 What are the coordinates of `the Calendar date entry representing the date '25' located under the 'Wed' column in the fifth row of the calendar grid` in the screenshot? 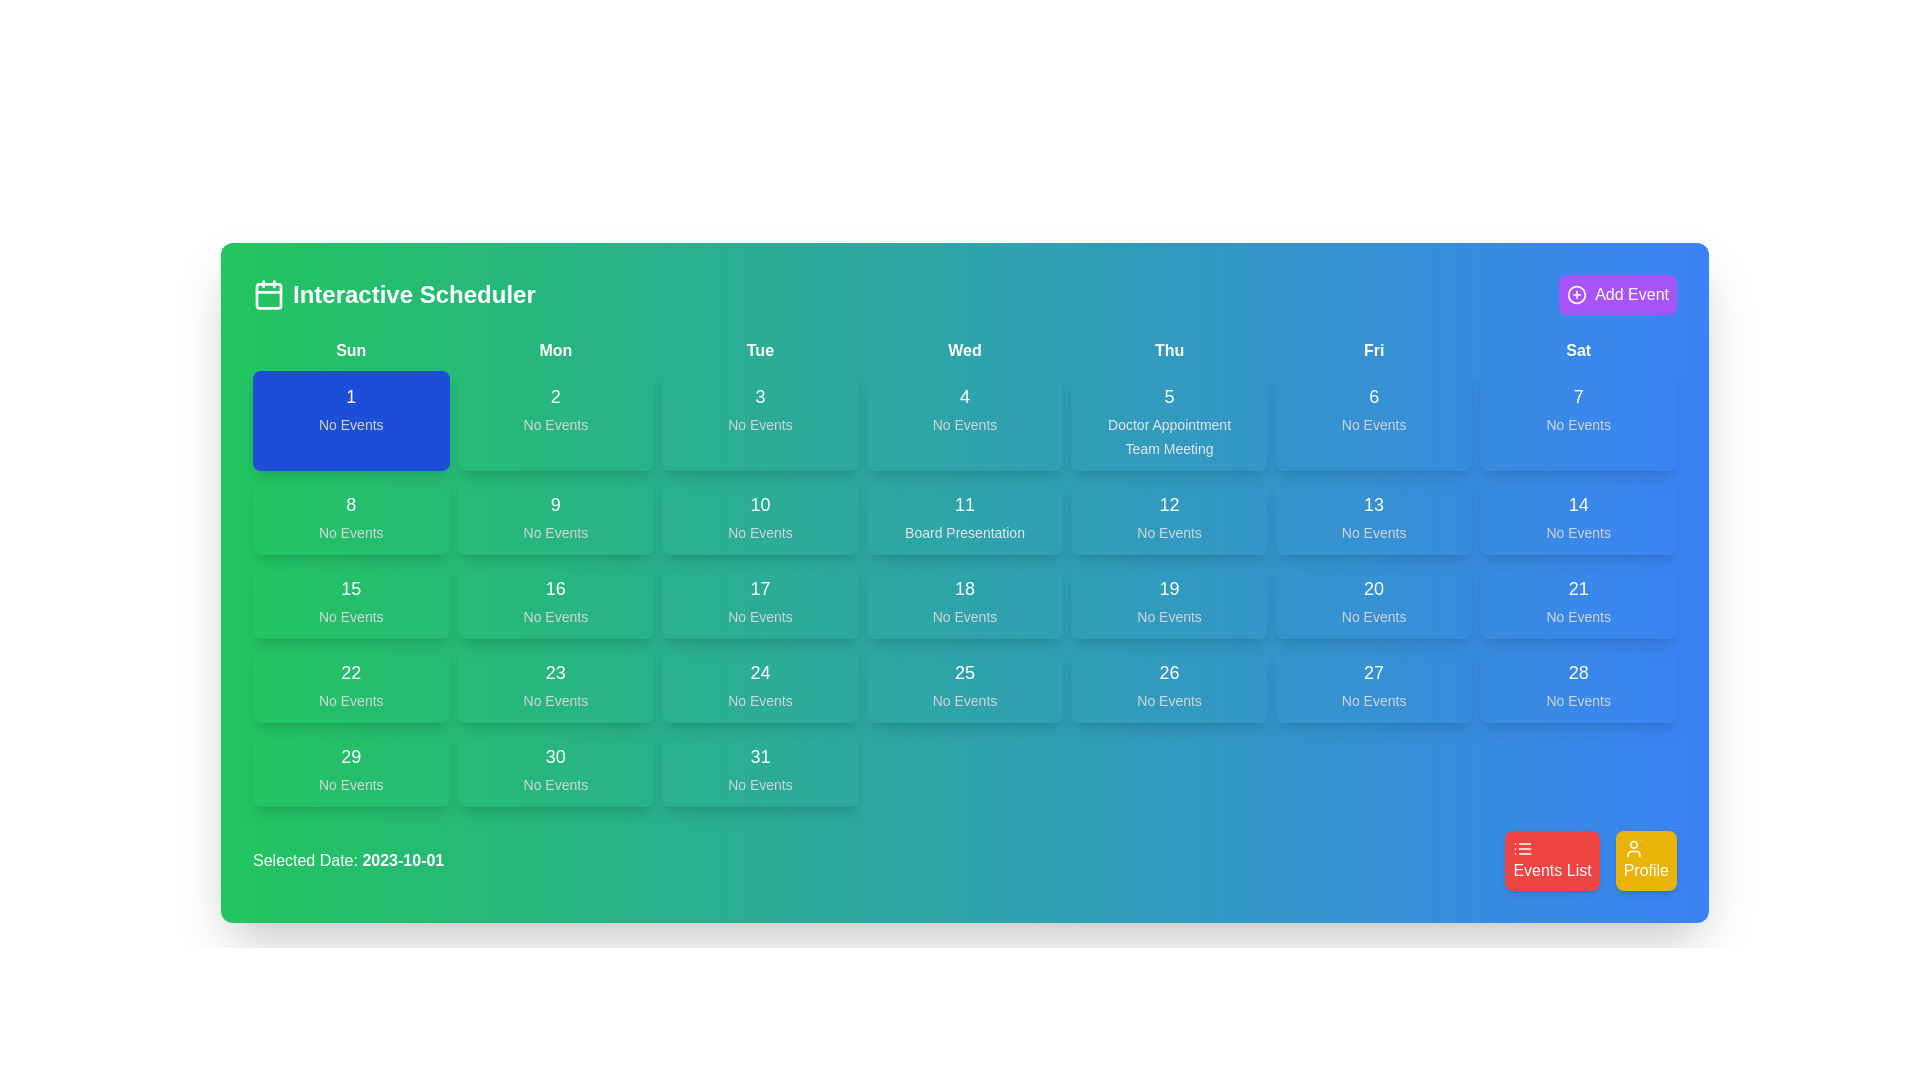 It's located at (964, 684).